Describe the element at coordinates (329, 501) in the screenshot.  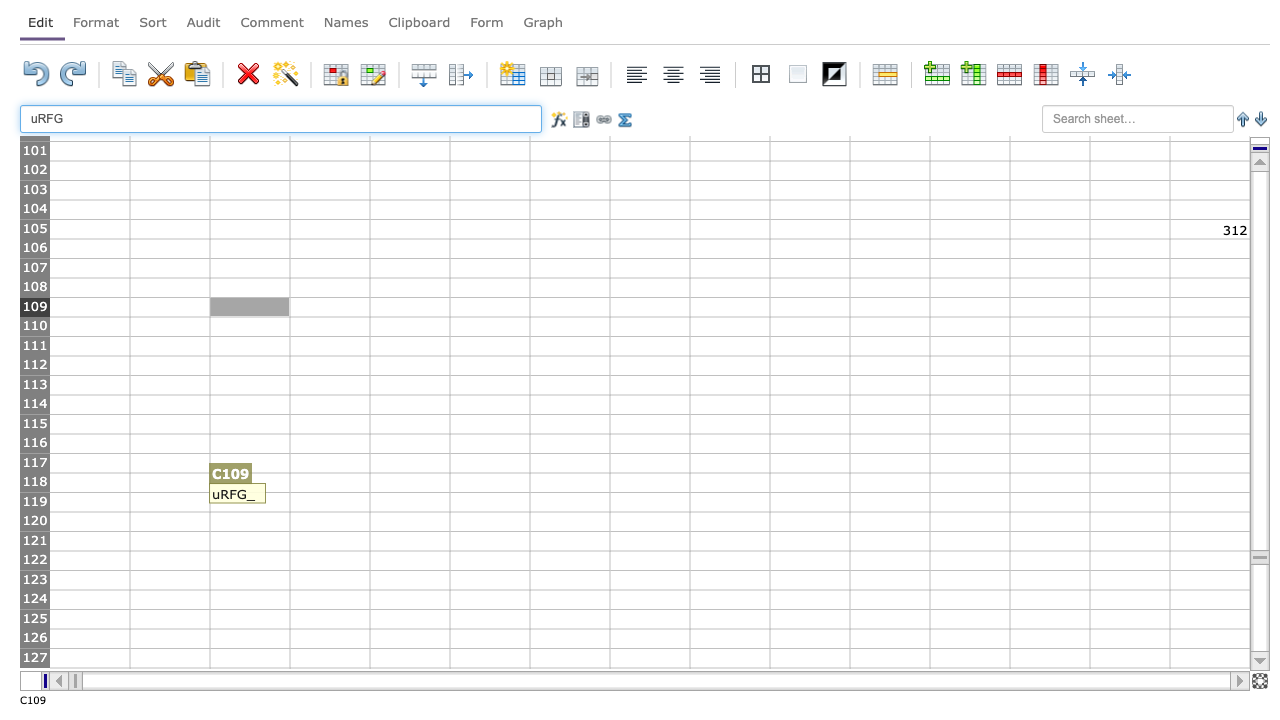
I see `D119` at that location.